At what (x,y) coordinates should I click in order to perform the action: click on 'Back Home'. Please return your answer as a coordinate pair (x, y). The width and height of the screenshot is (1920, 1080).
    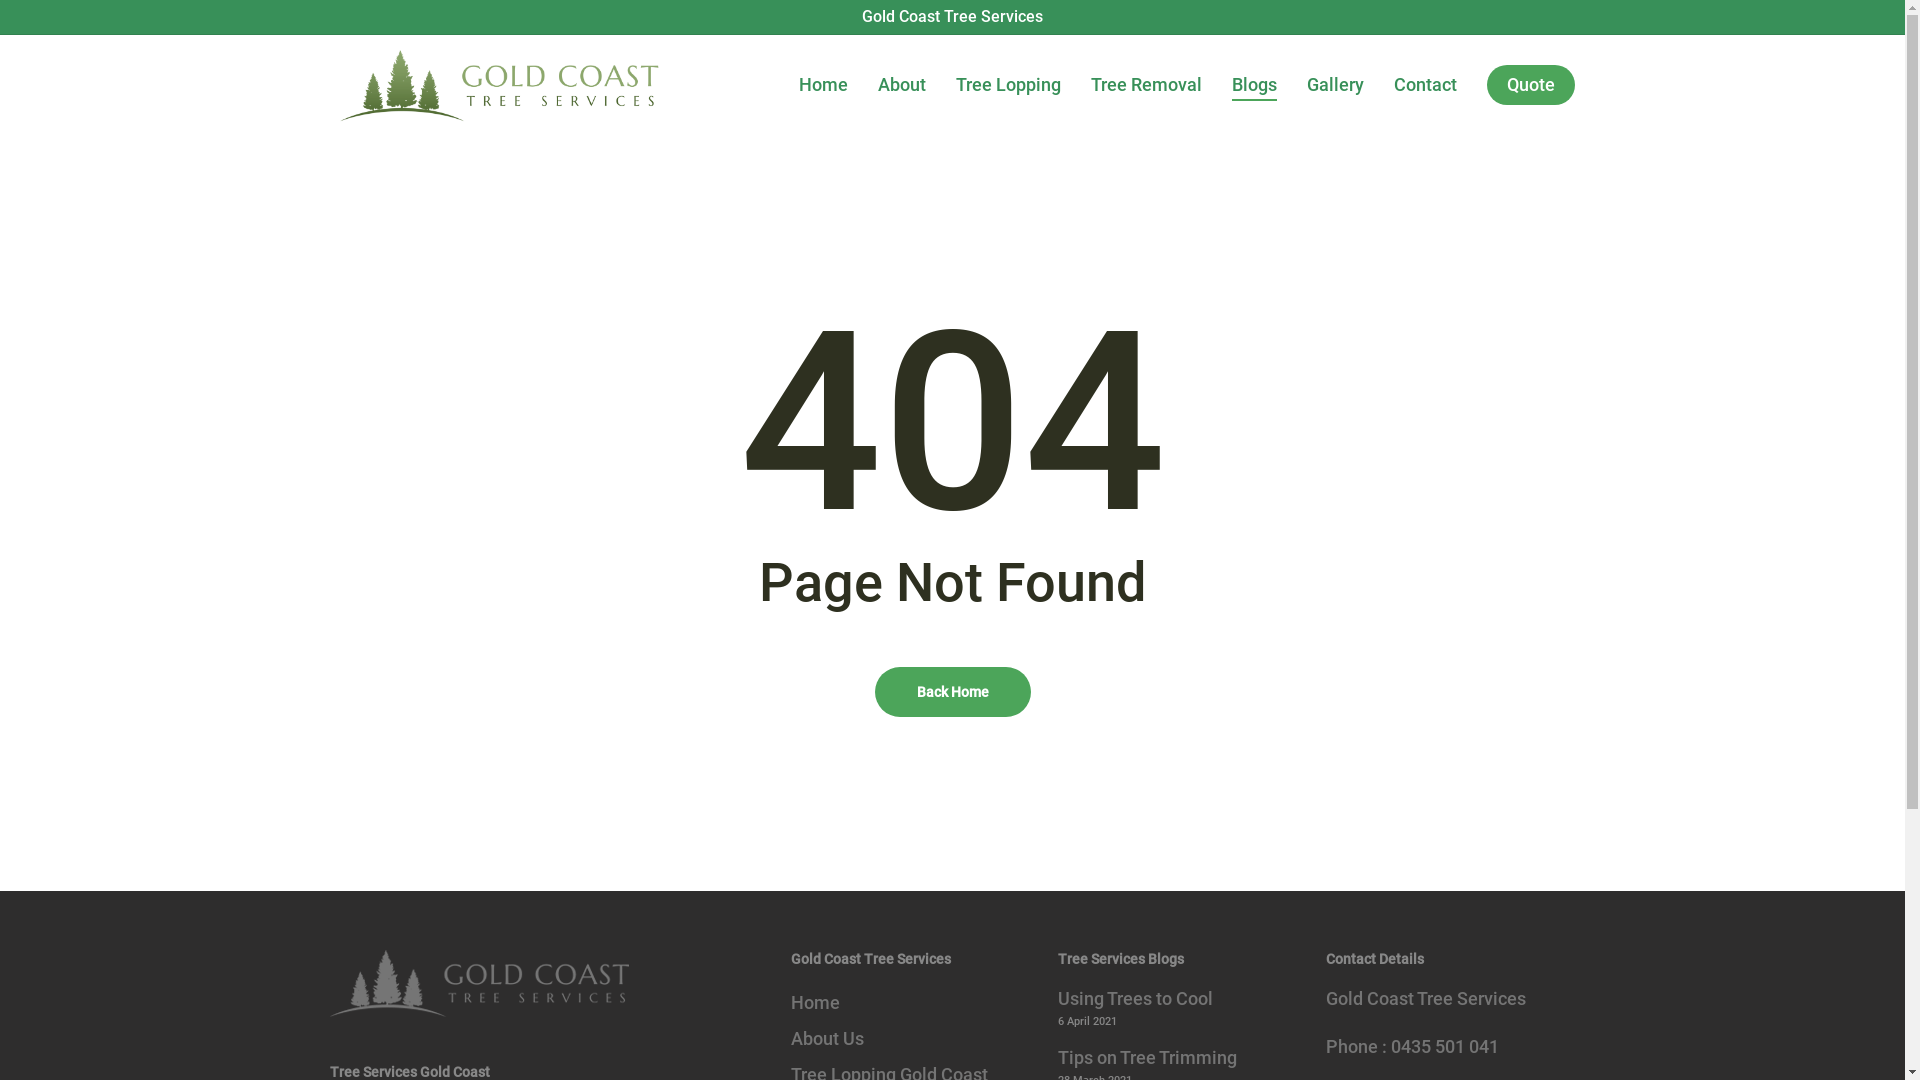
    Looking at the image, I should click on (950, 689).